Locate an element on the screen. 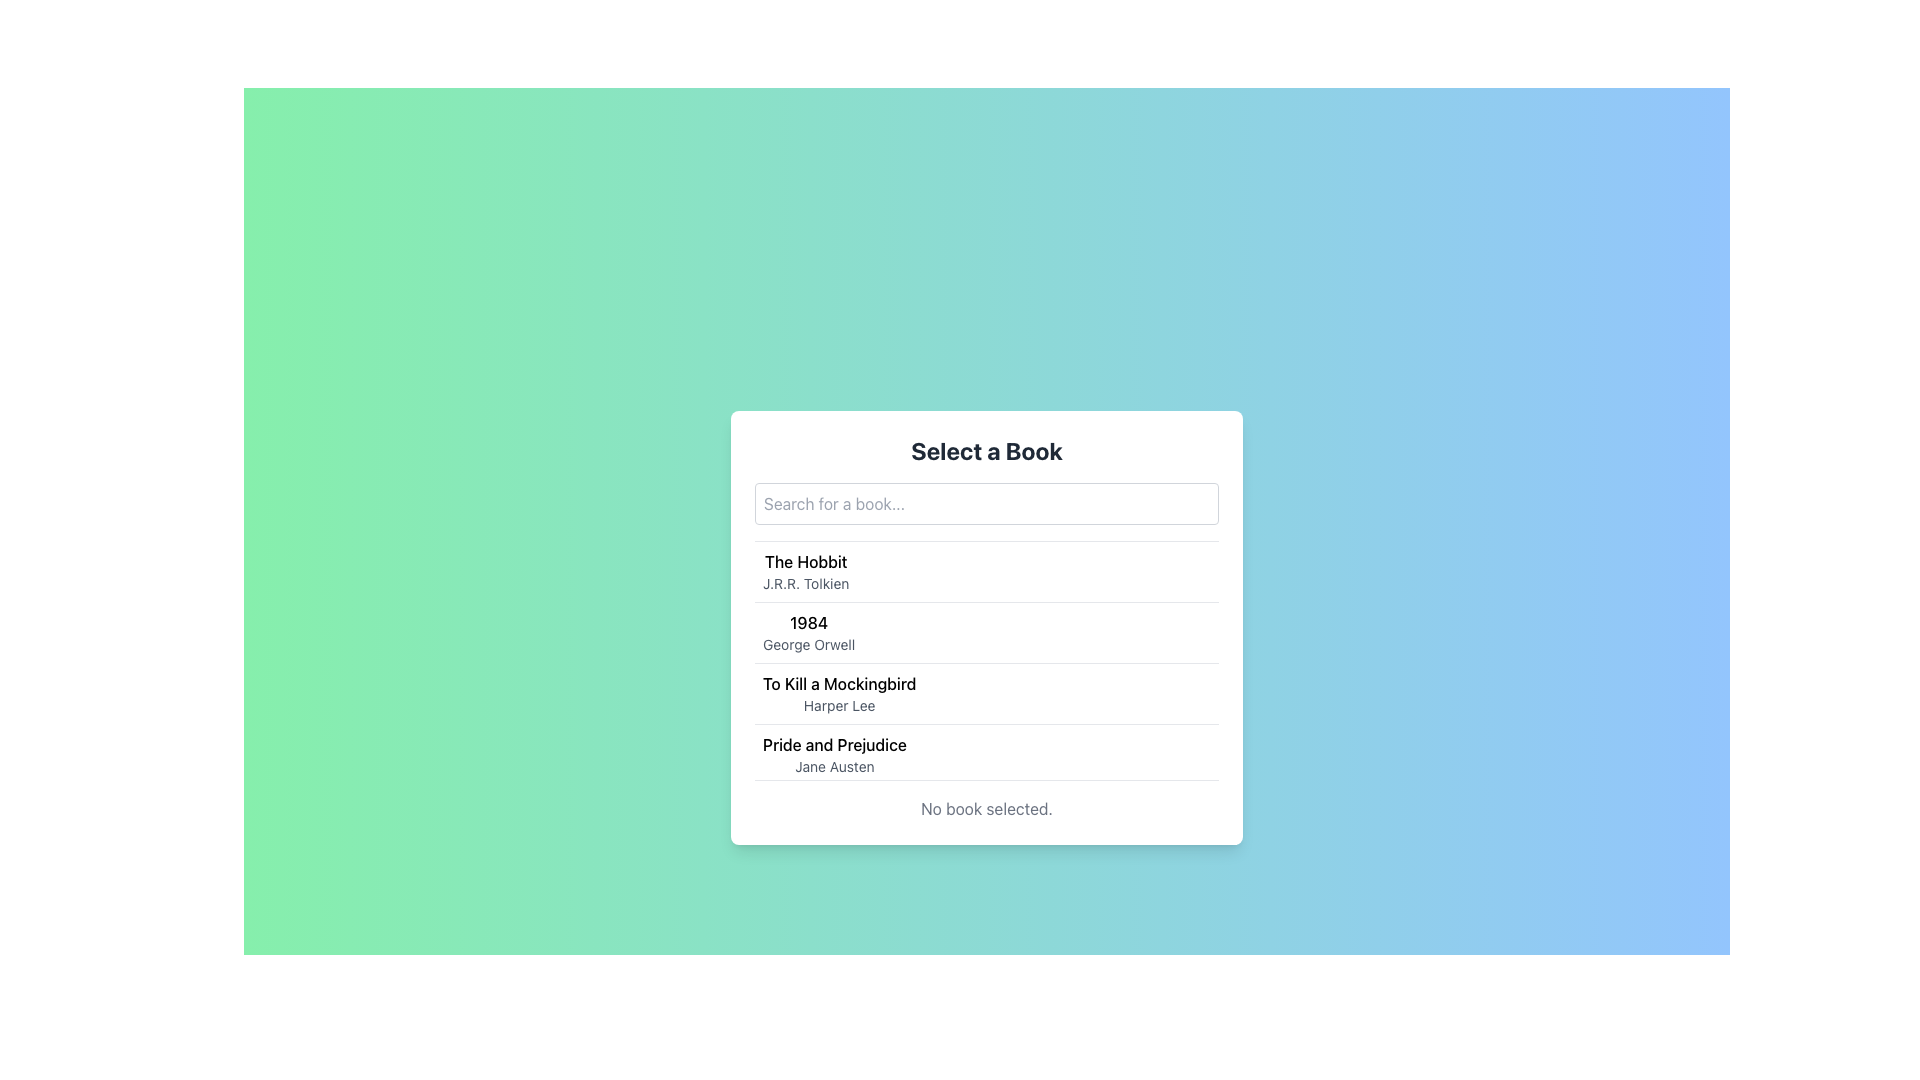 This screenshot has height=1080, width=1920. the first list item displaying the title 'The Hobbit' and the author 'J.R.R. Tolkien' is located at coordinates (806, 571).